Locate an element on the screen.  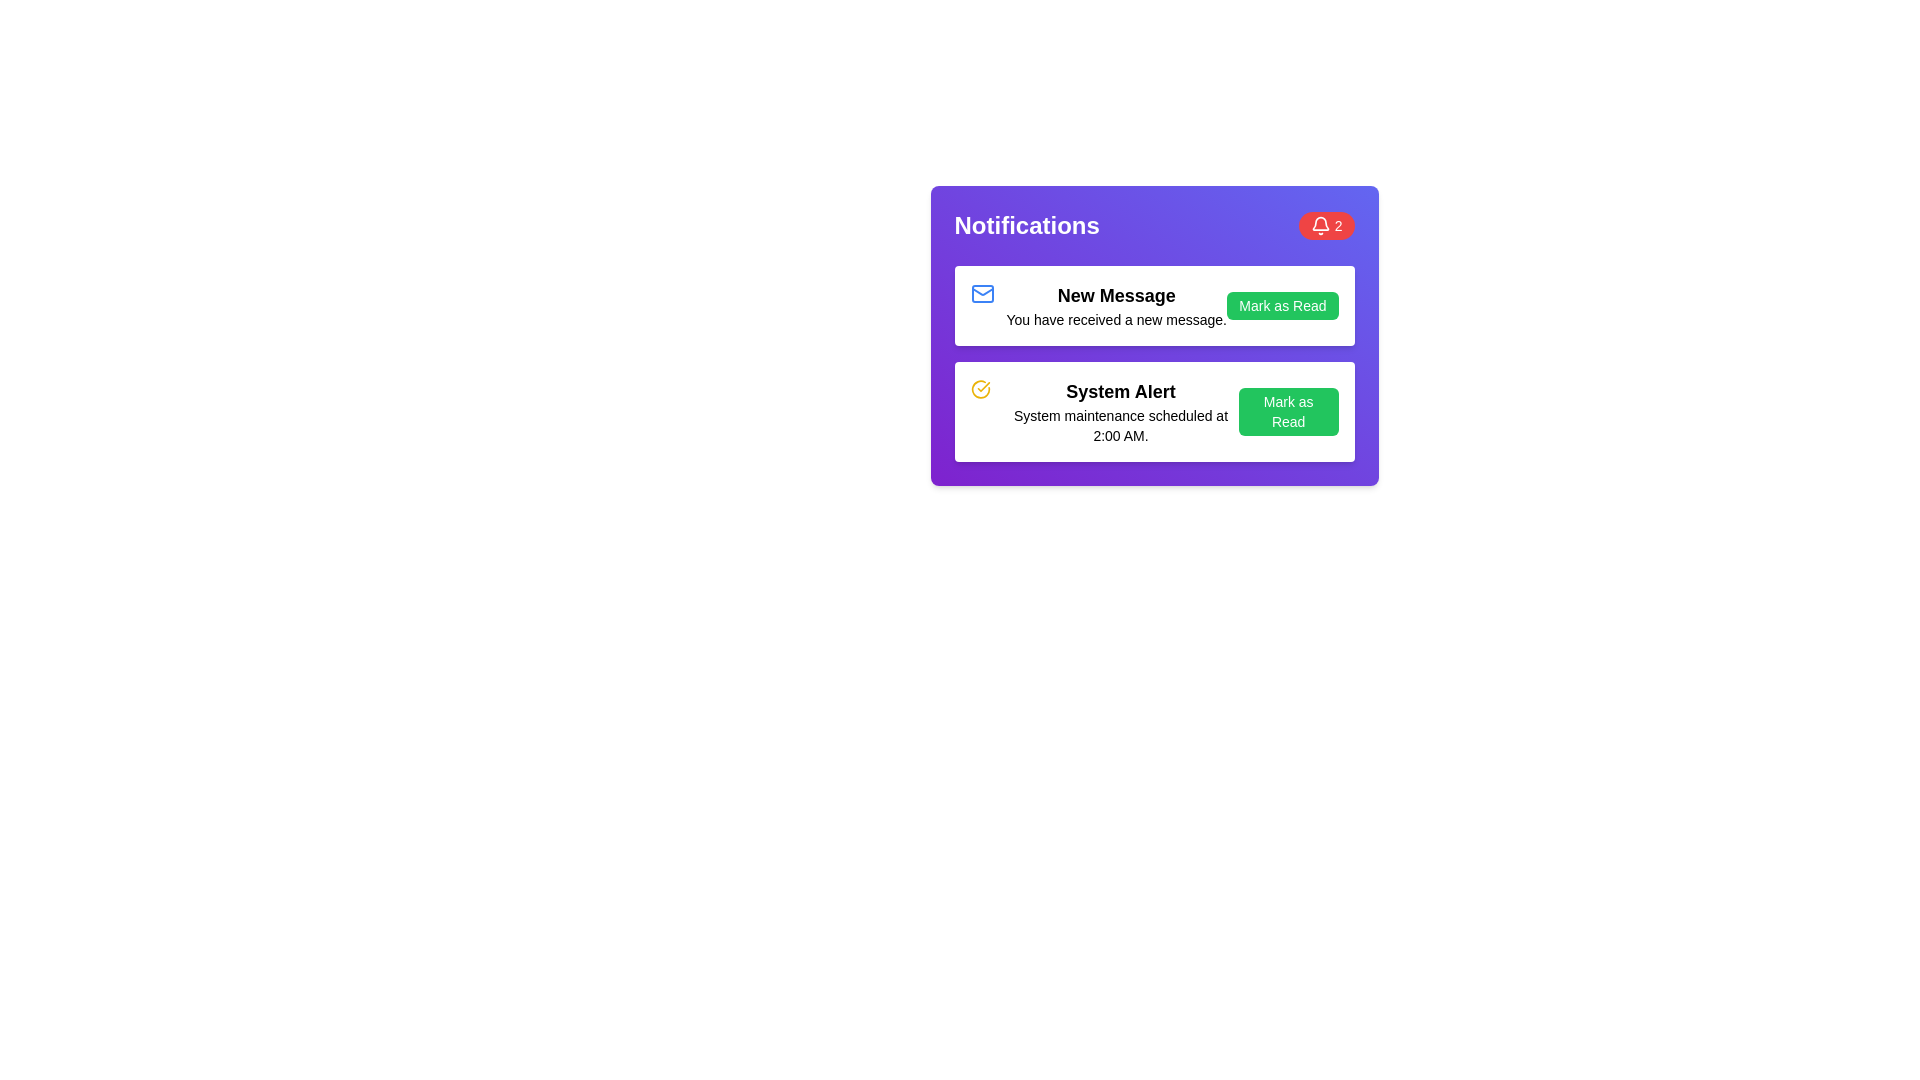
value displayed in the small text label containing the number '2', which is styled in white color and located within a red background badge in the top-right corner of the 'Notifications' interface, to the right of a bell icon is located at coordinates (1338, 225).